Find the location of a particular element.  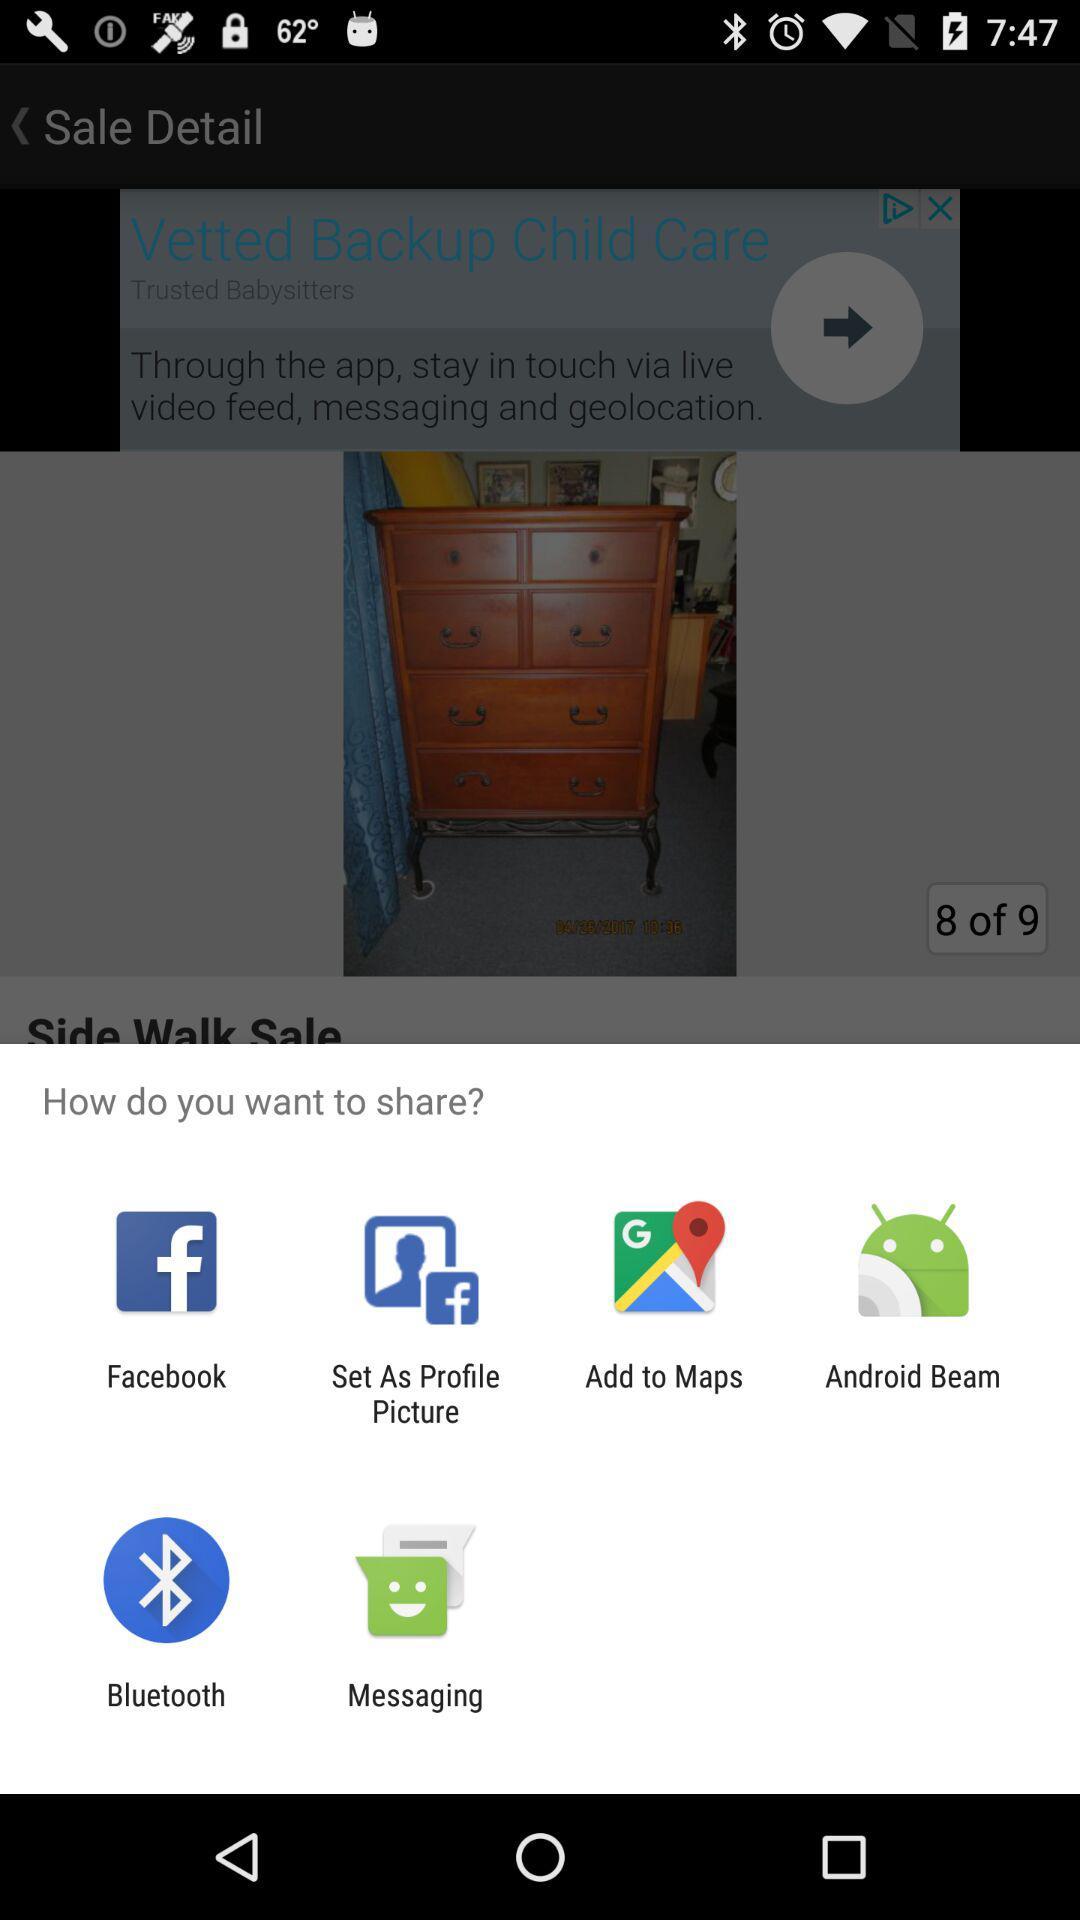

app to the right of the facebook is located at coordinates (414, 1392).